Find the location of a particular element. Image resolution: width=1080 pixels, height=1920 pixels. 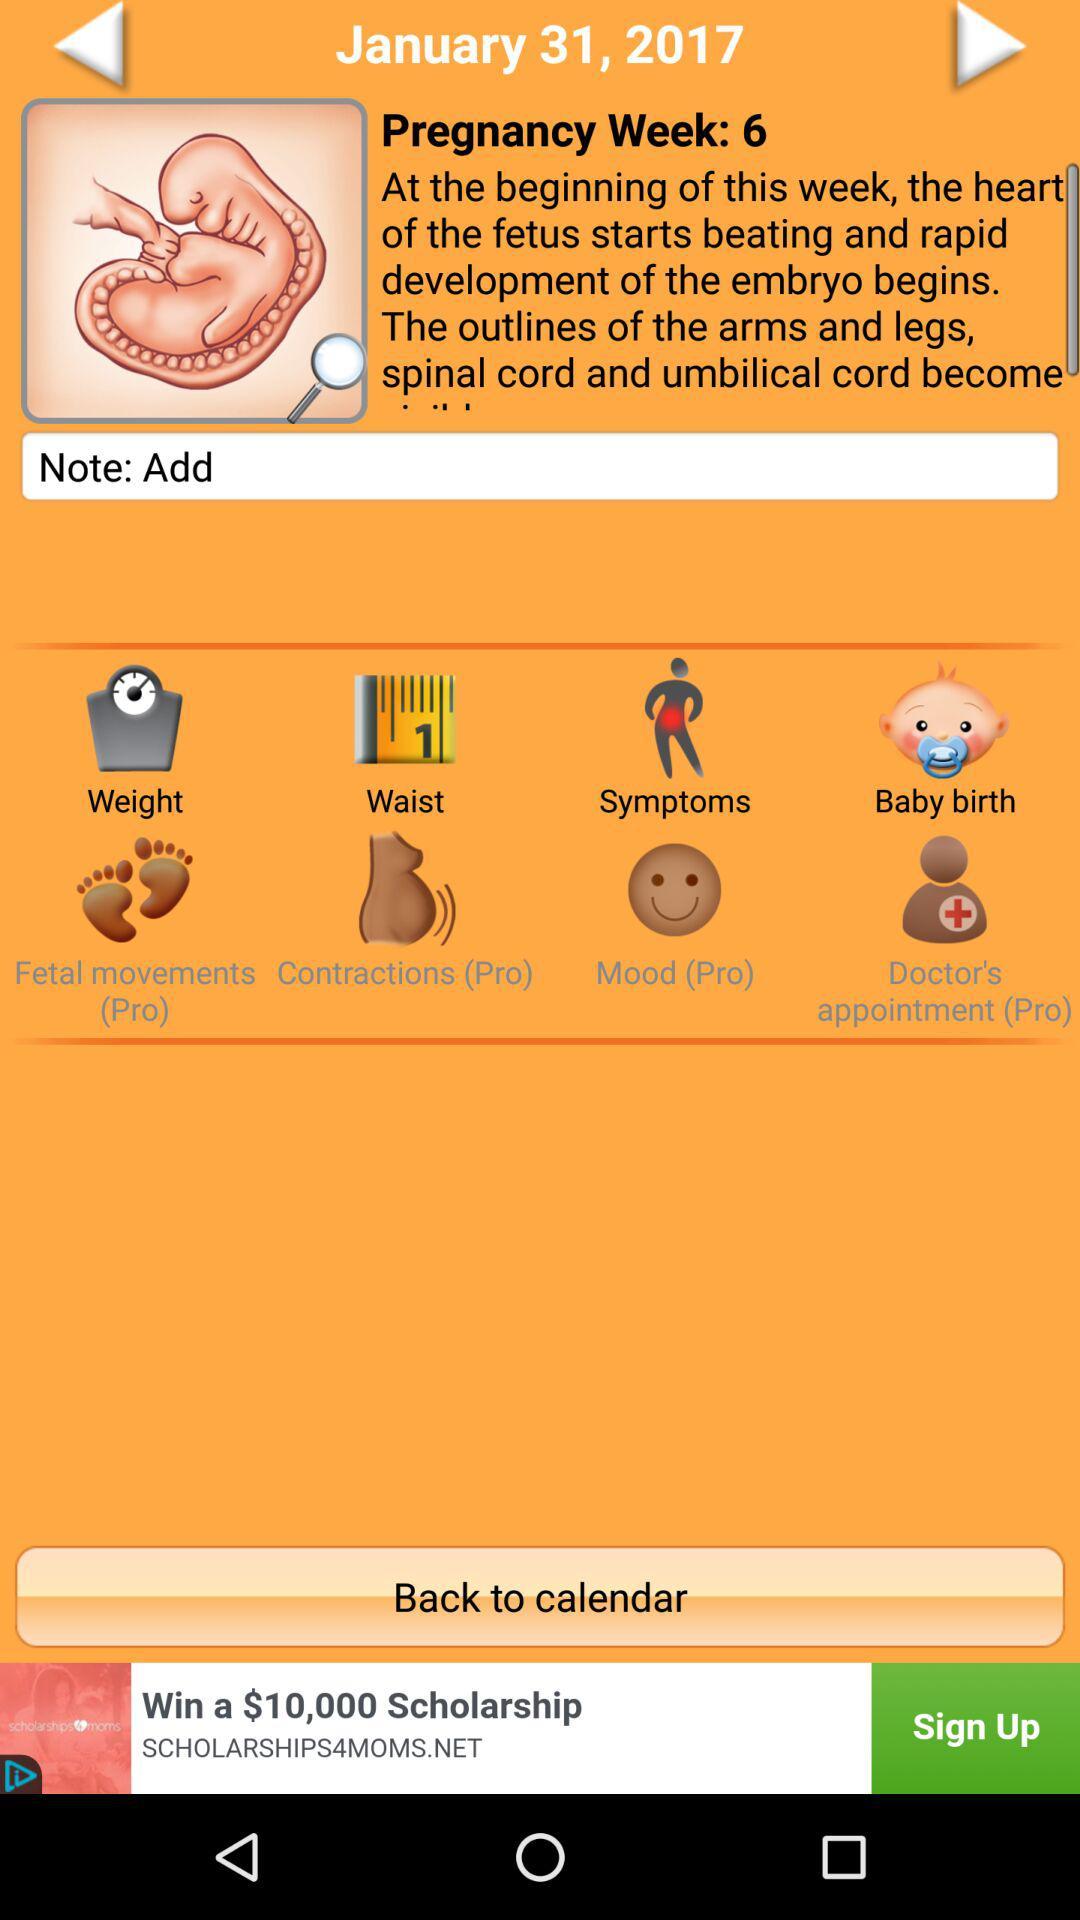

advertising is located at coordinates (540, 1727).